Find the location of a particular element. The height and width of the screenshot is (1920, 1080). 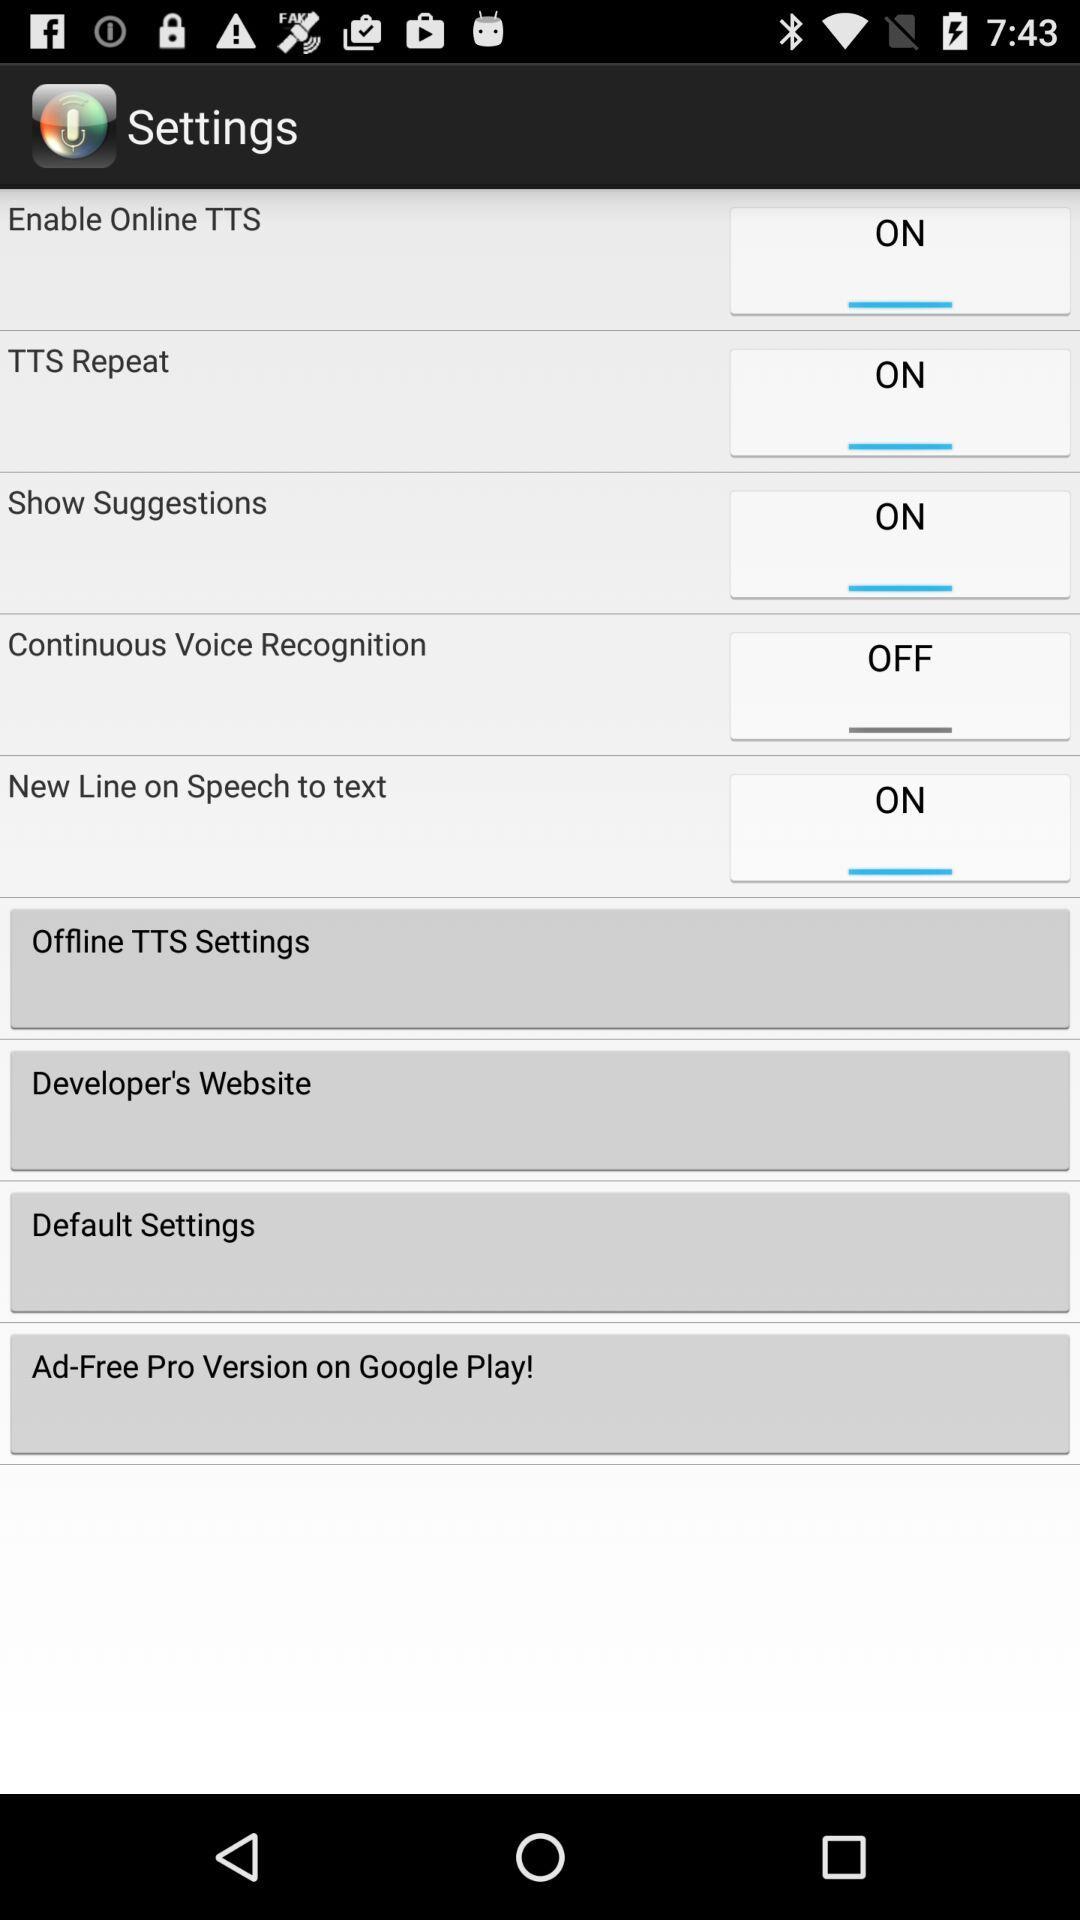

default settings is located at coordinates (540, 1251).